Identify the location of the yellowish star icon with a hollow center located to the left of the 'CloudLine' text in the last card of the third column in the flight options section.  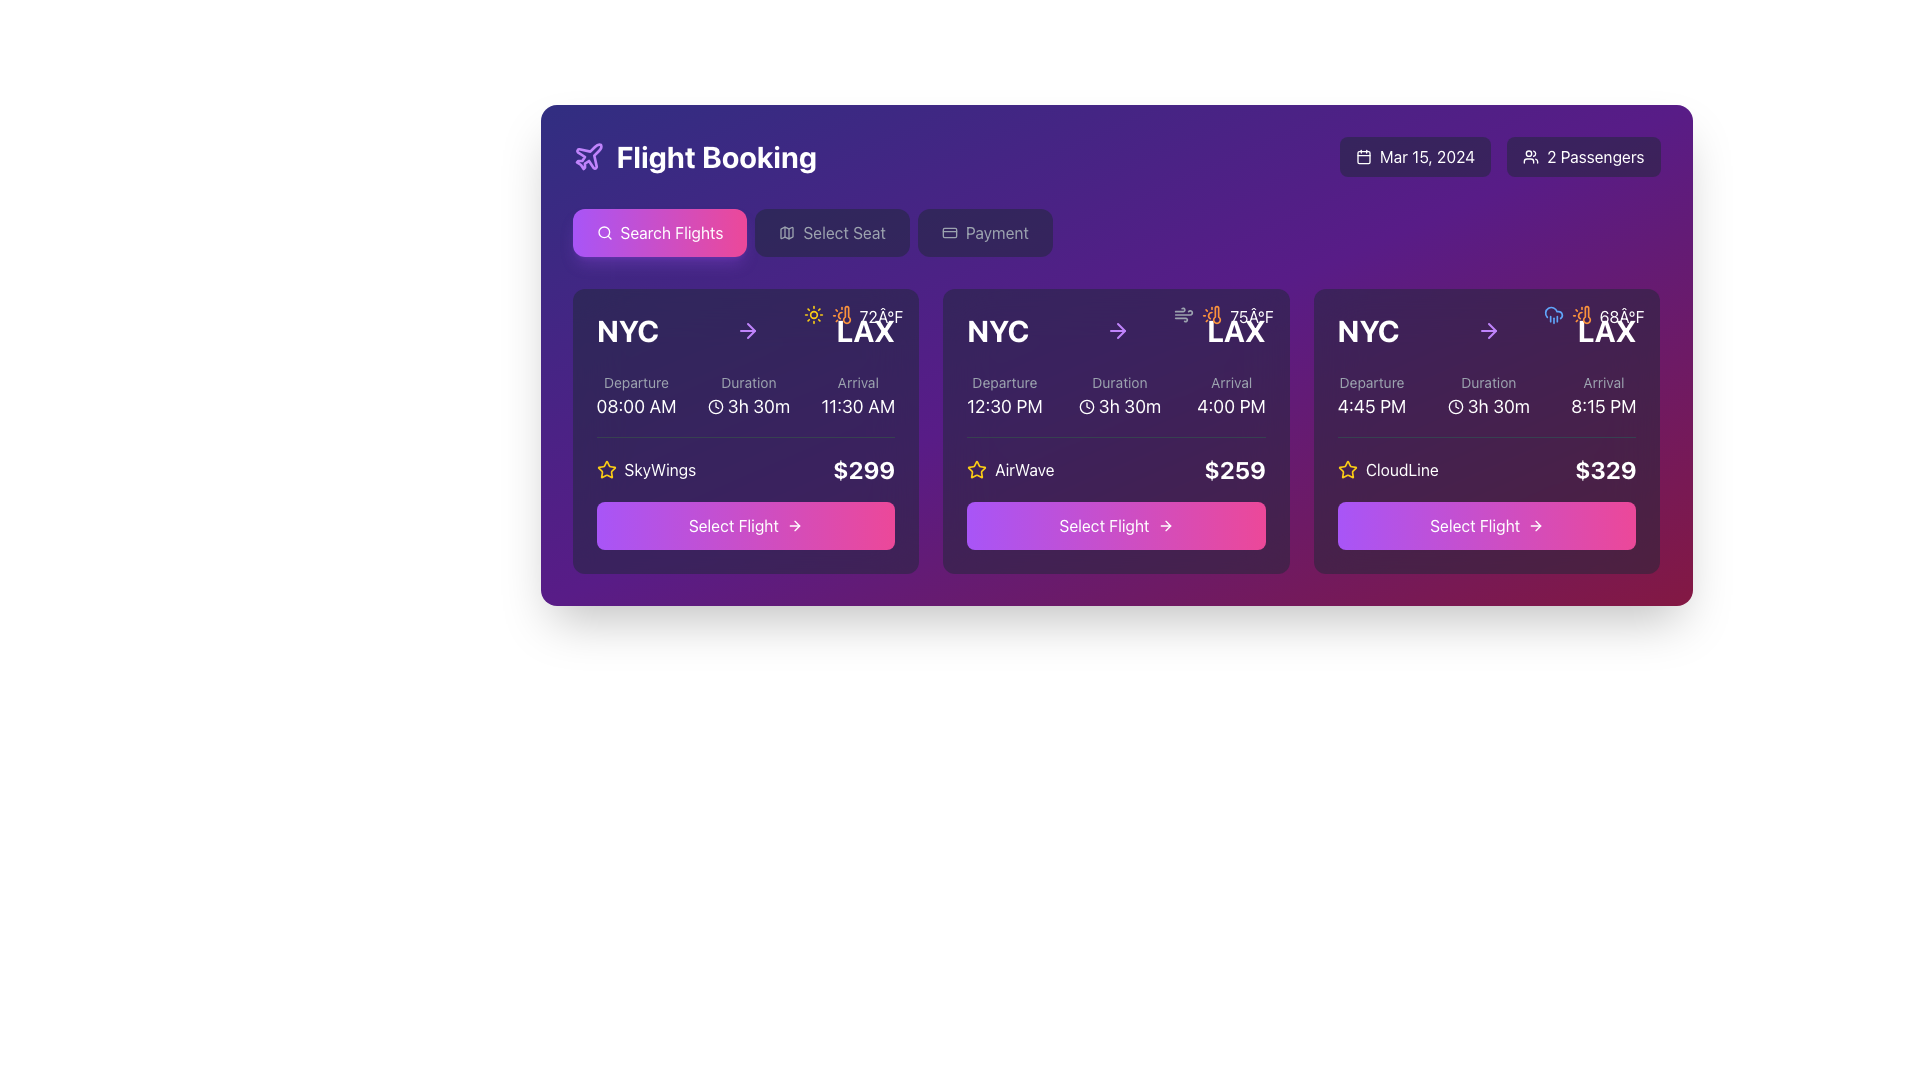
(1347, 470).